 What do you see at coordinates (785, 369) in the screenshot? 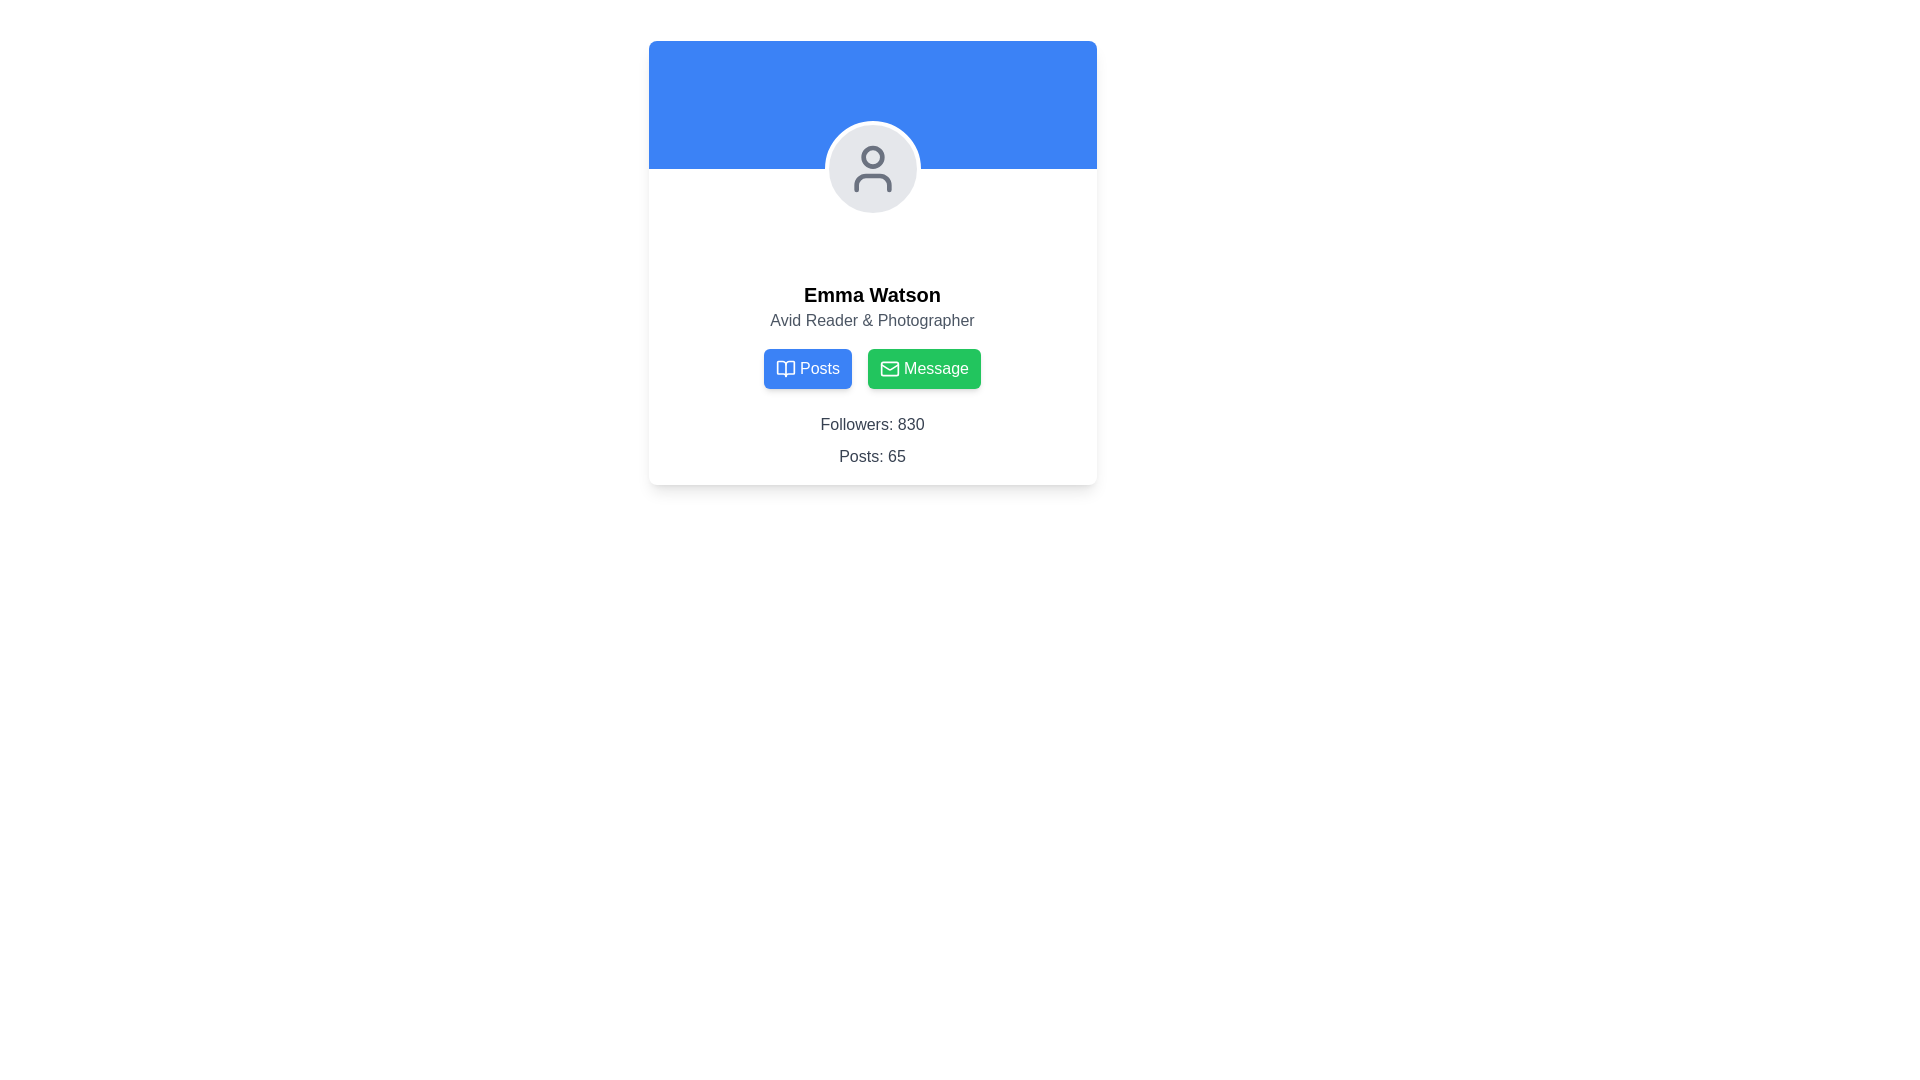
I see `the 'Posts' button which features an open book icon with a blue backdrop` at bounding box center [785, 369].